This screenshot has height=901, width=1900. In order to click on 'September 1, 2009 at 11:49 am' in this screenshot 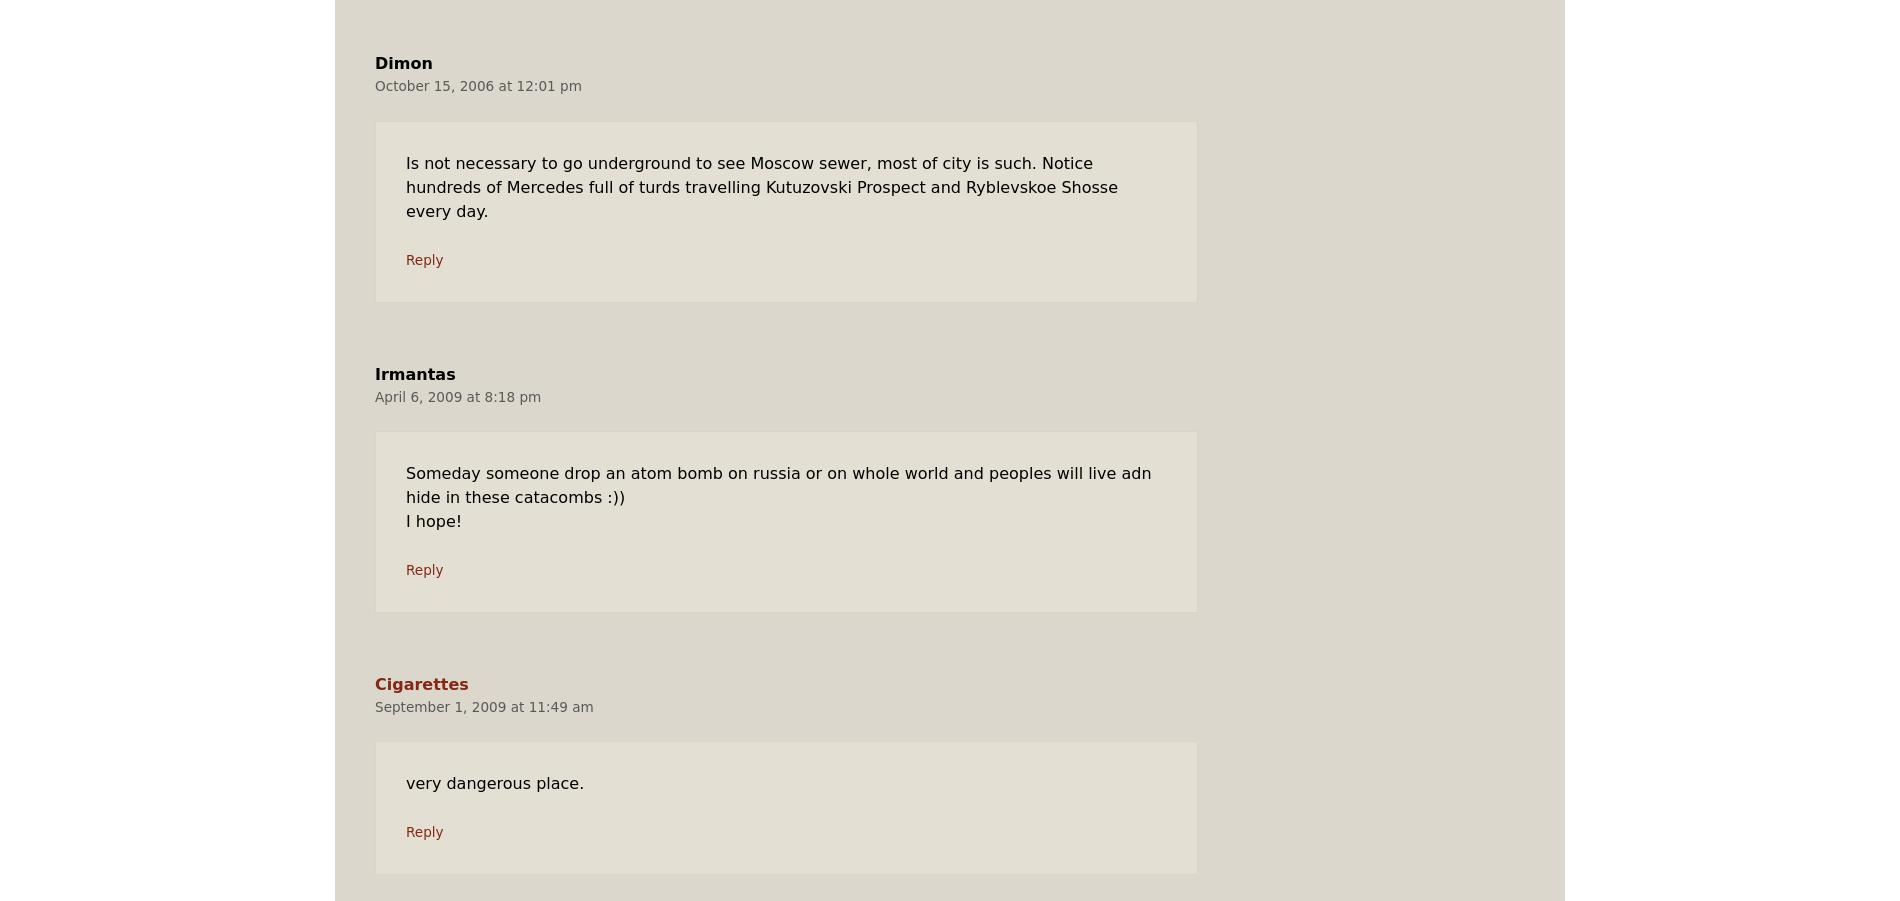, I will do `click(483, 706)`.